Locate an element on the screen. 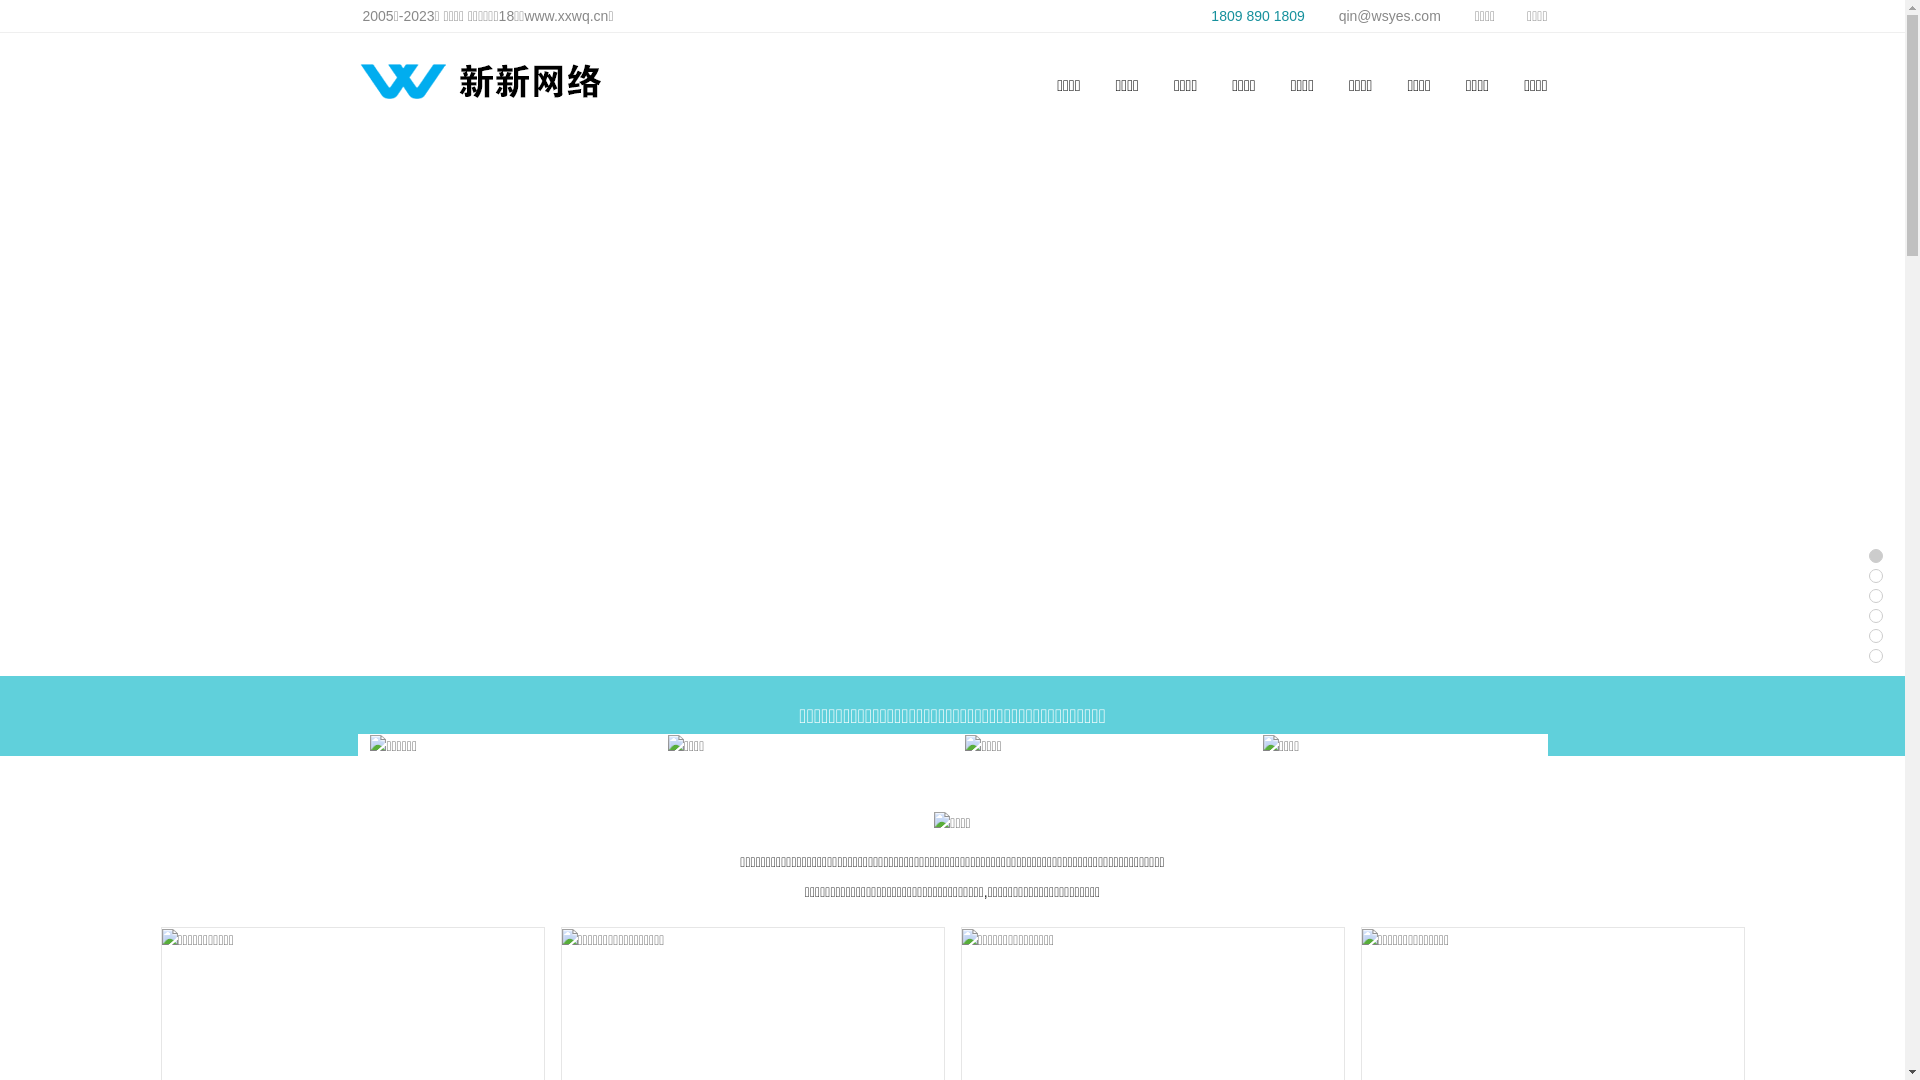  'qin@wsyes.com' is located at coordinates (1377, 15).